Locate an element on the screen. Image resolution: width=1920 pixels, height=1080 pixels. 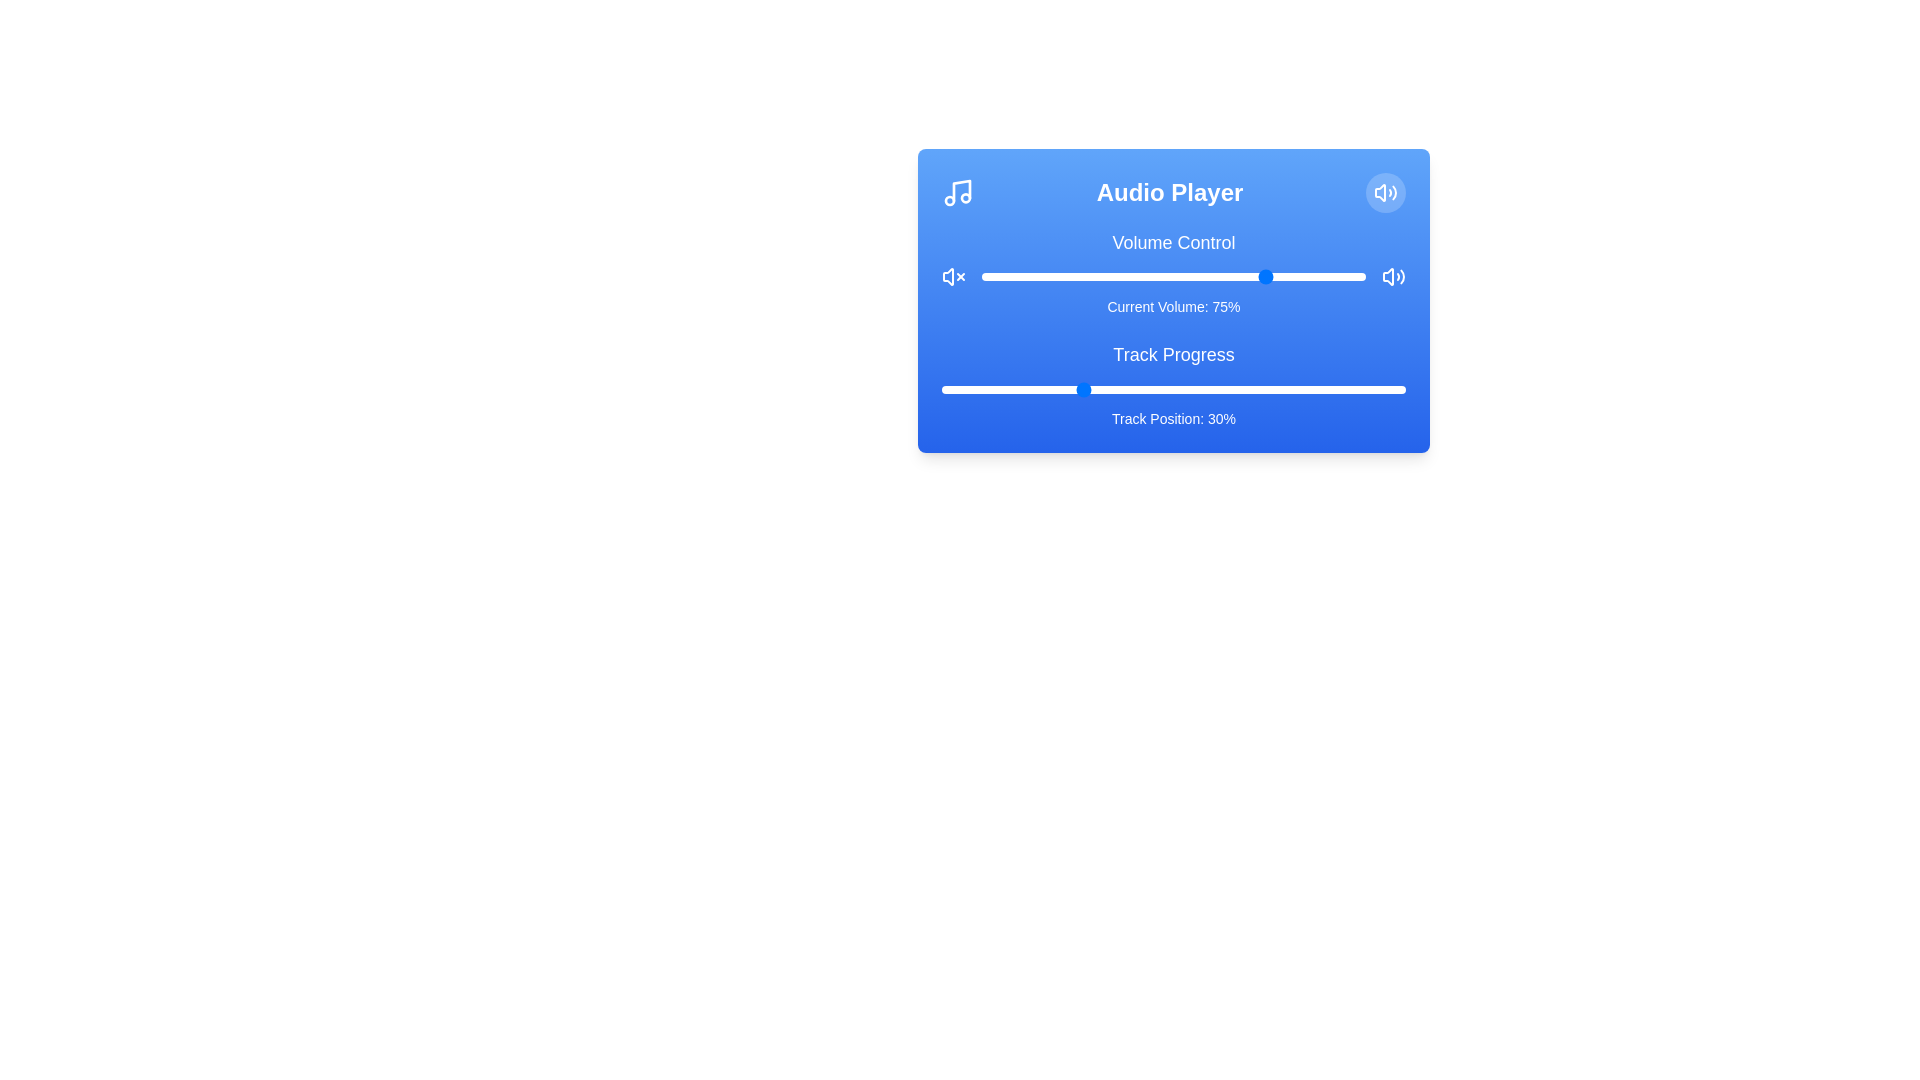
the track position is located at coordinates (954, 389).